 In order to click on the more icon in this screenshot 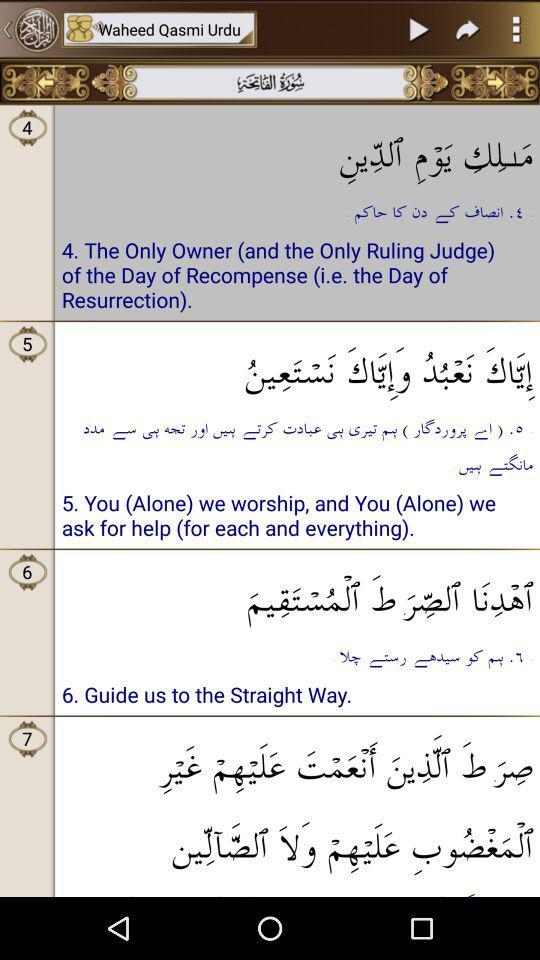, I will do `click(516, 30)`.